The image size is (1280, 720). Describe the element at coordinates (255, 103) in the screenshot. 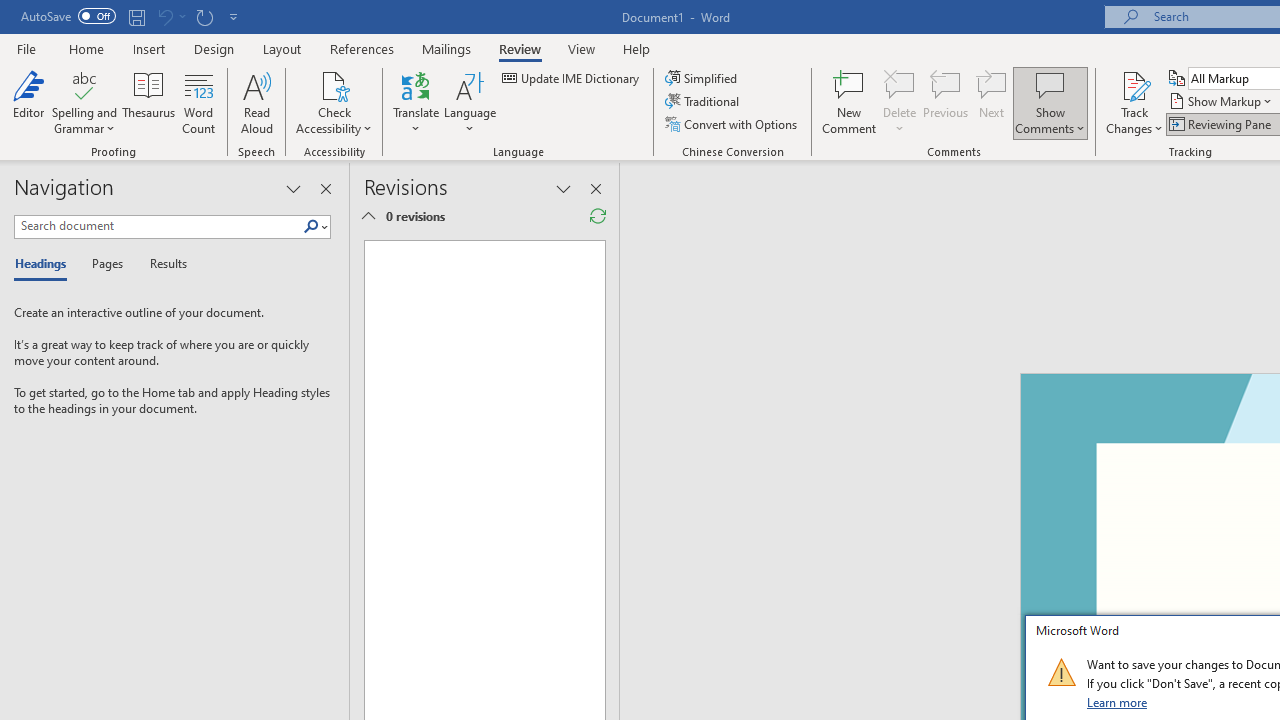

I see `'Read Aloud'` at that location.